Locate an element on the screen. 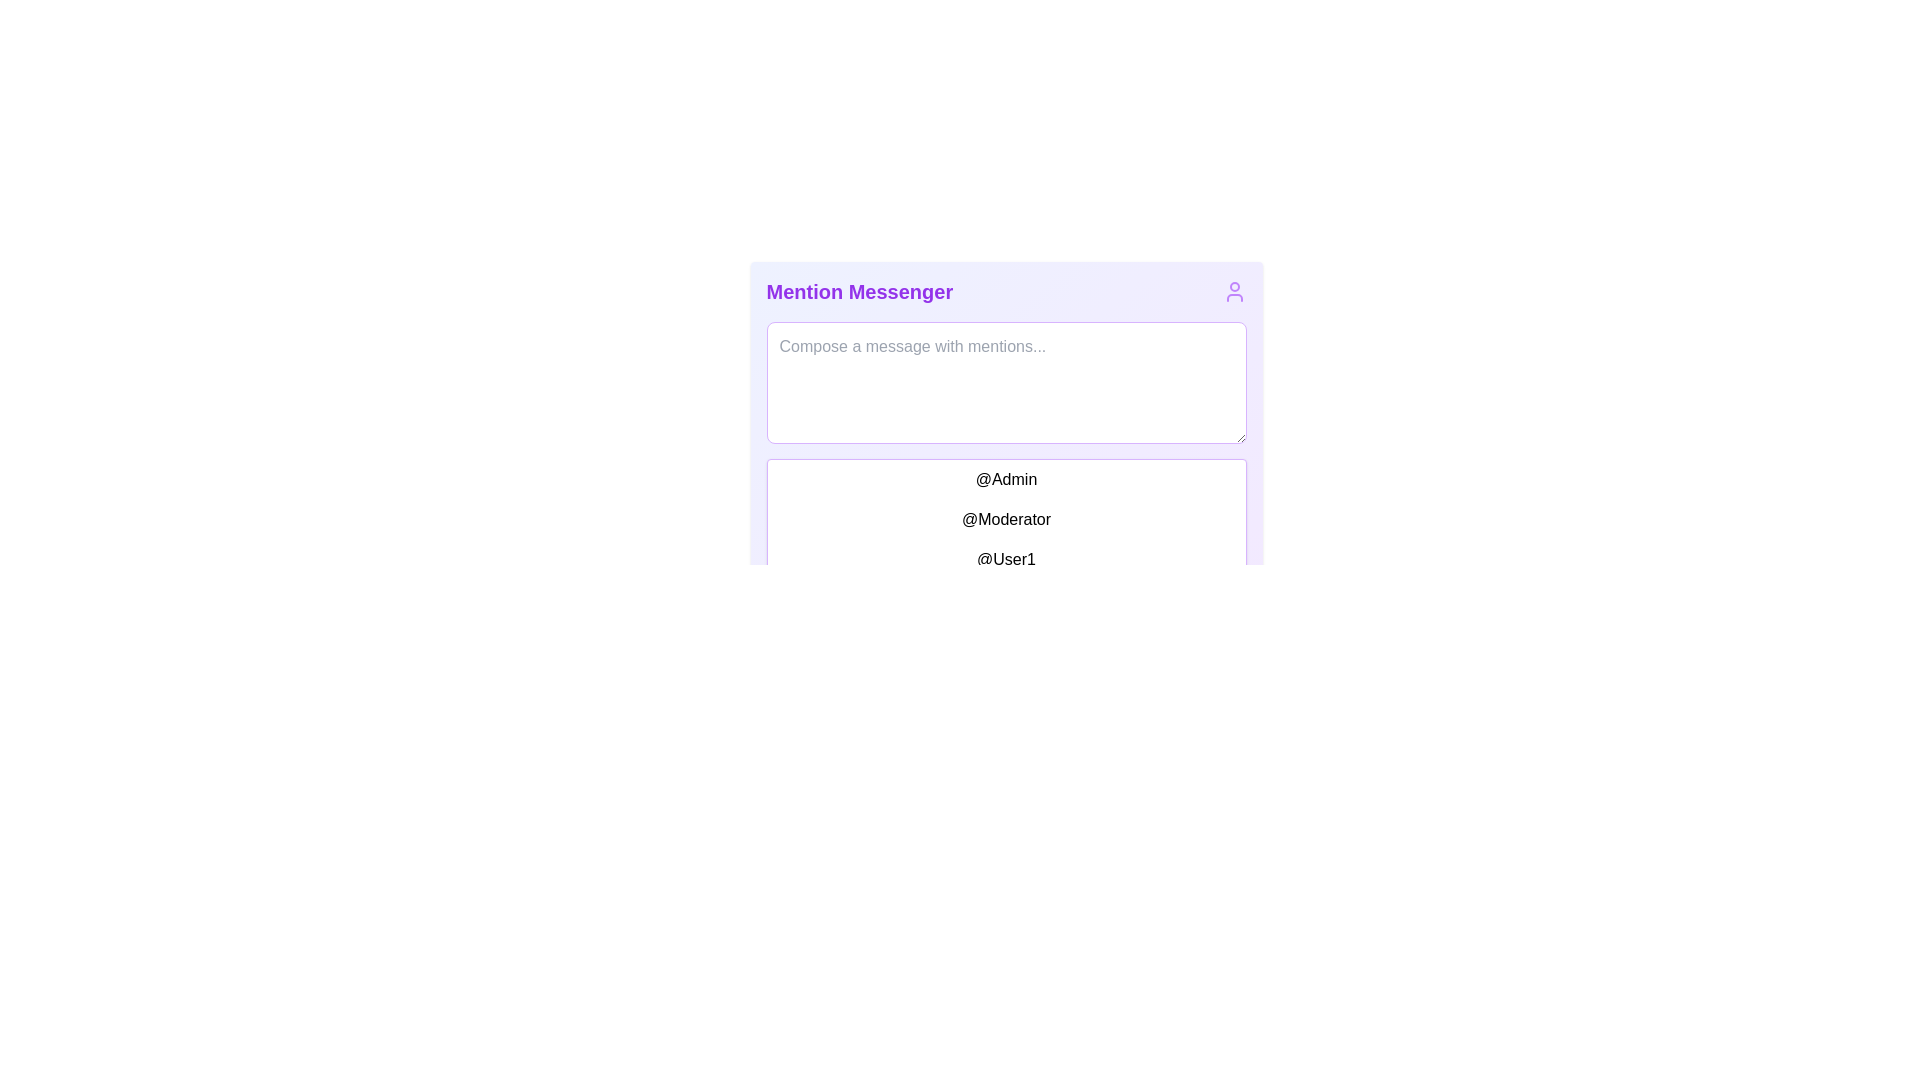  the user icon, which is a purple-outline silhouette located at the top right of the 'Mention Messenger' component is located at coordinates (1233, 292).